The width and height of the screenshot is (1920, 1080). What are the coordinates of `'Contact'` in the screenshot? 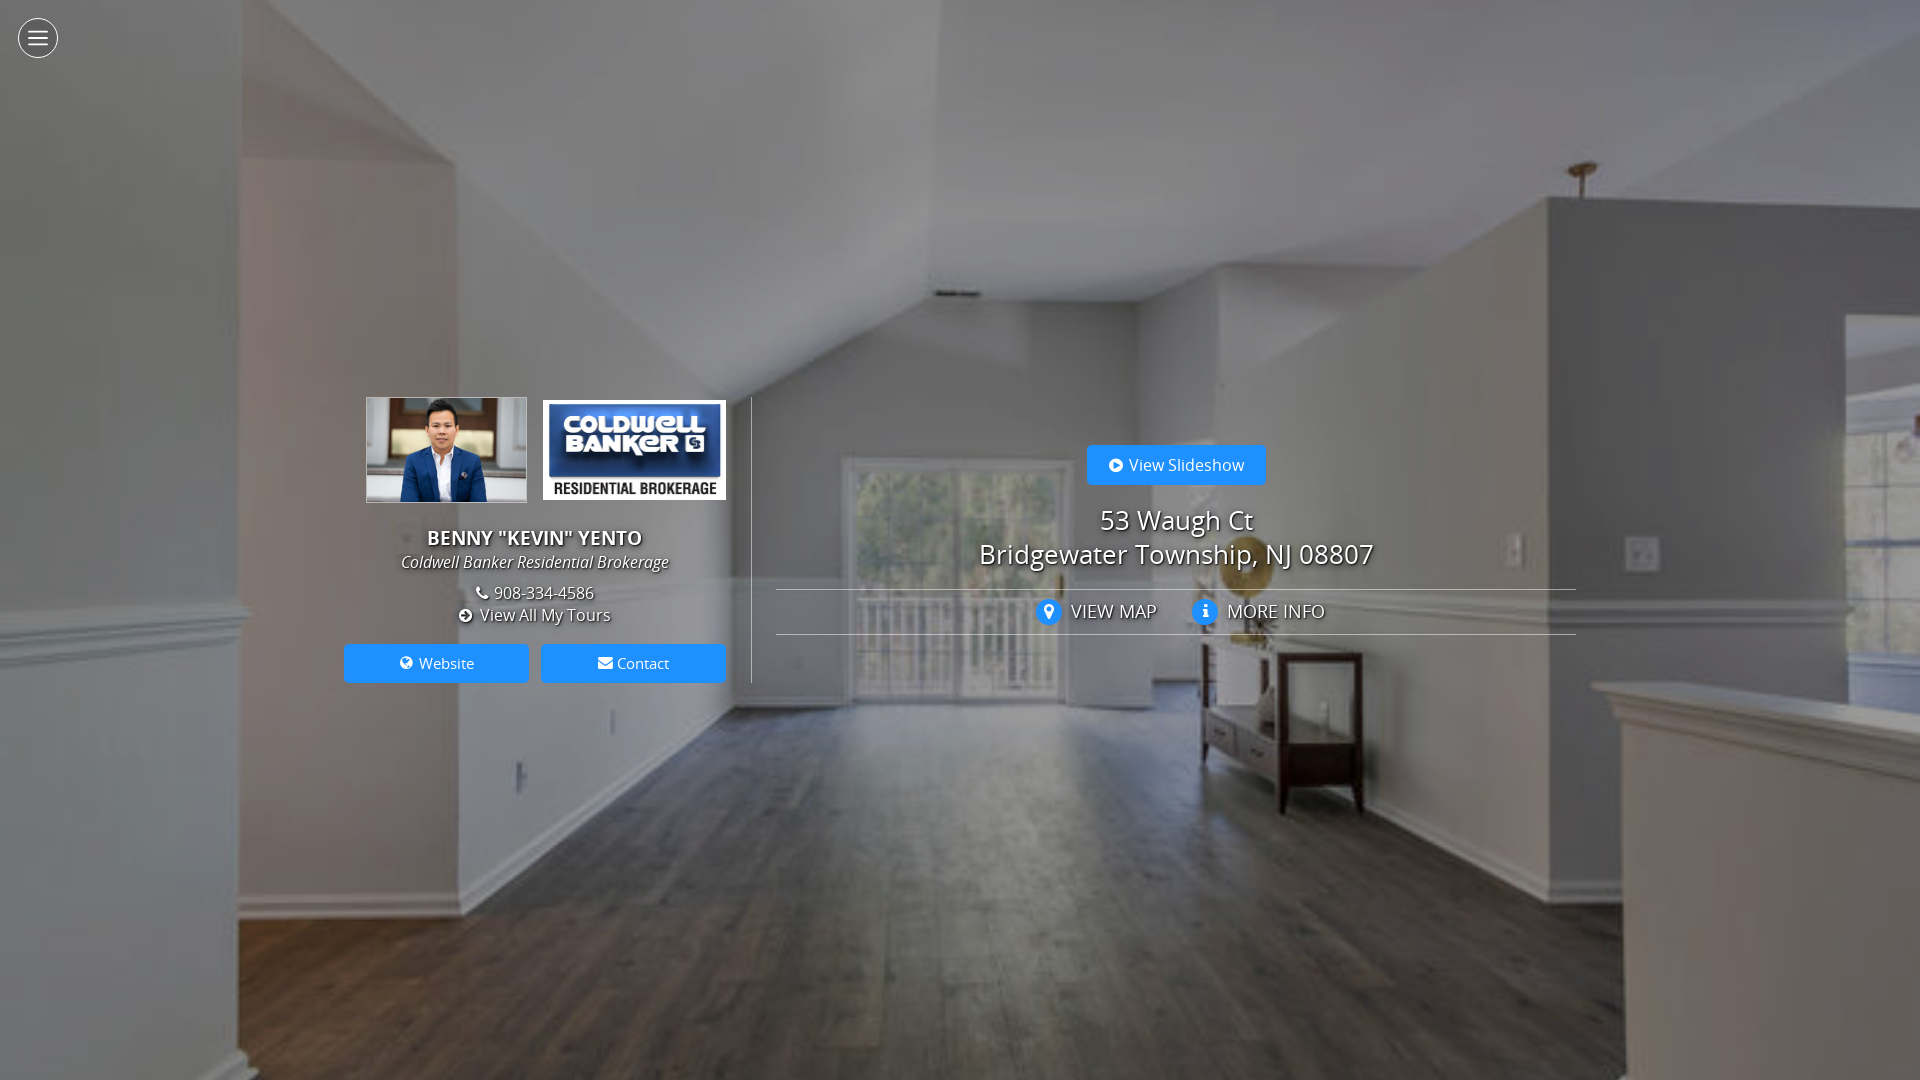 It's located at (632, 663).